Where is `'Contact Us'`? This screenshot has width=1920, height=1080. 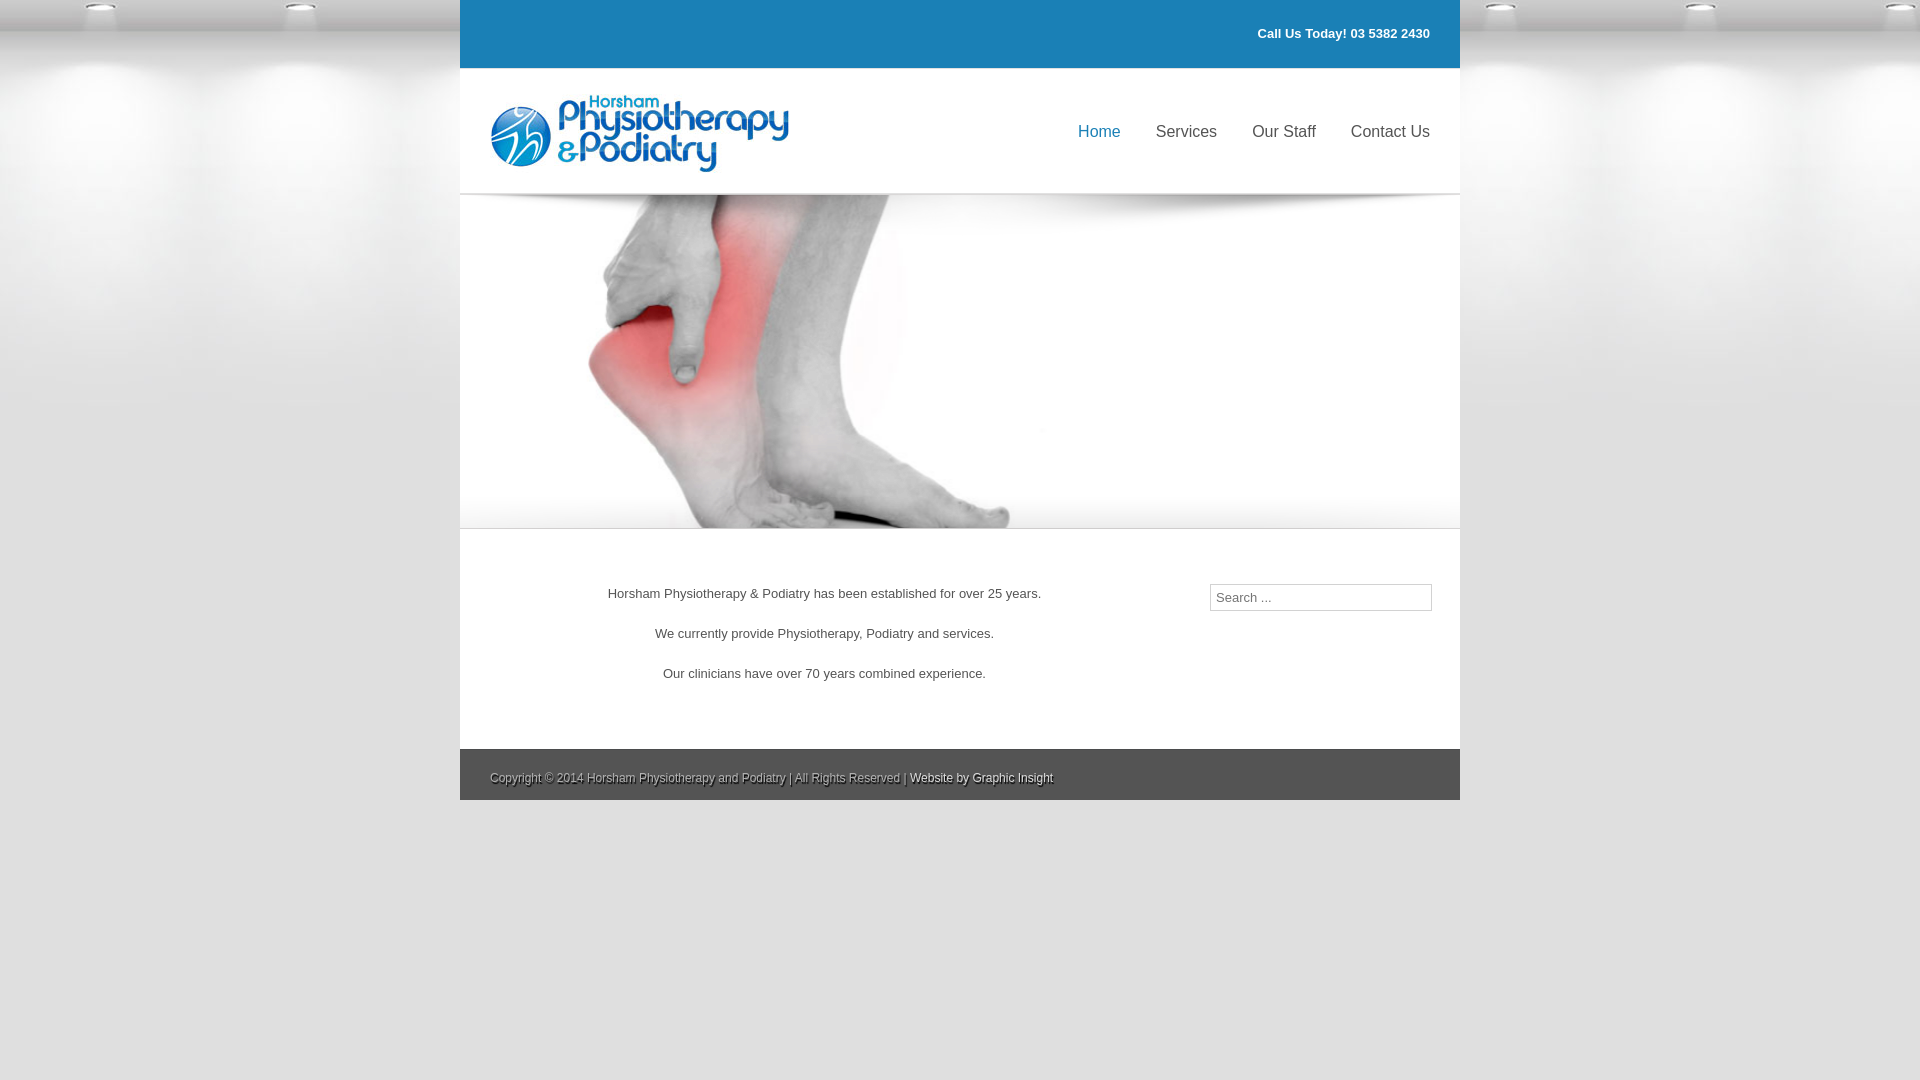
'Contact Us' is located at coordinates (1389, 130).